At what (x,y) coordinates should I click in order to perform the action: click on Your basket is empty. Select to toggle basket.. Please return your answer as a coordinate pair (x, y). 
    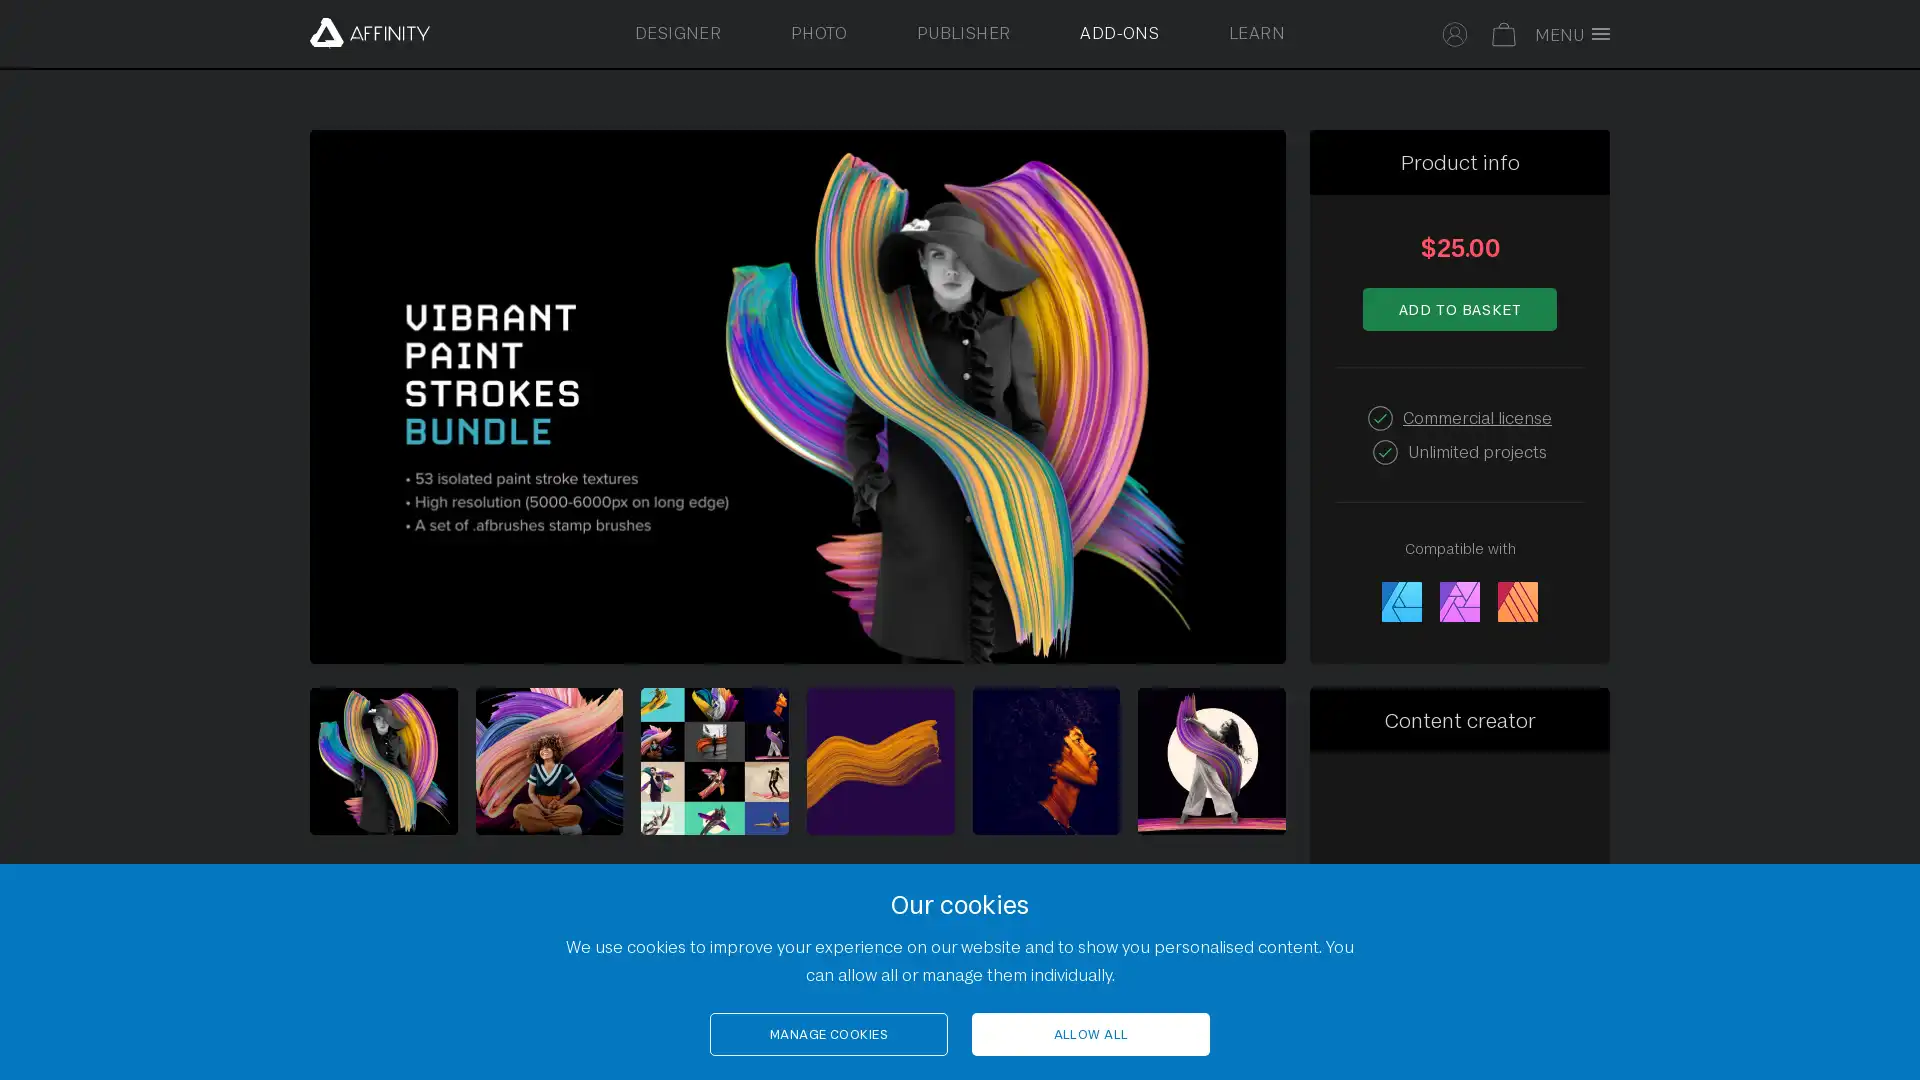
    Looking at the image, I should click on (1504, 31).